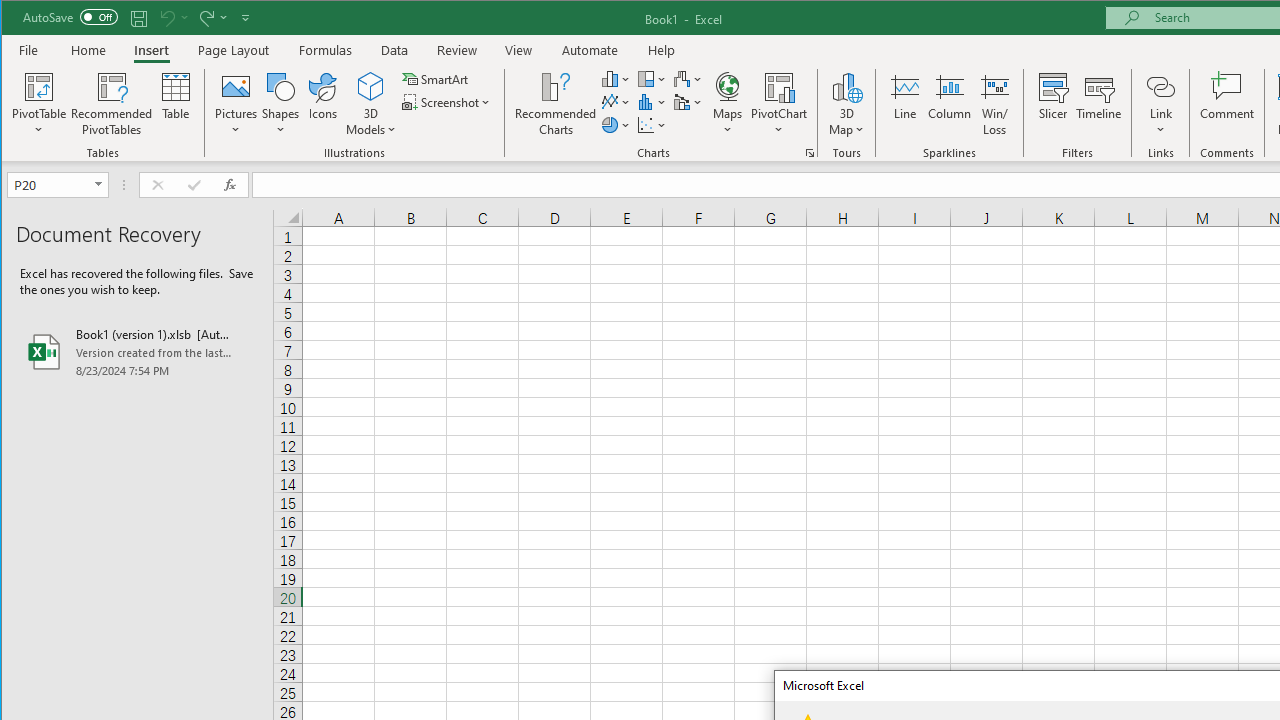  Describe the element at coordinates (589, 49) in the screenshot. I see `'Automate'` at that location.